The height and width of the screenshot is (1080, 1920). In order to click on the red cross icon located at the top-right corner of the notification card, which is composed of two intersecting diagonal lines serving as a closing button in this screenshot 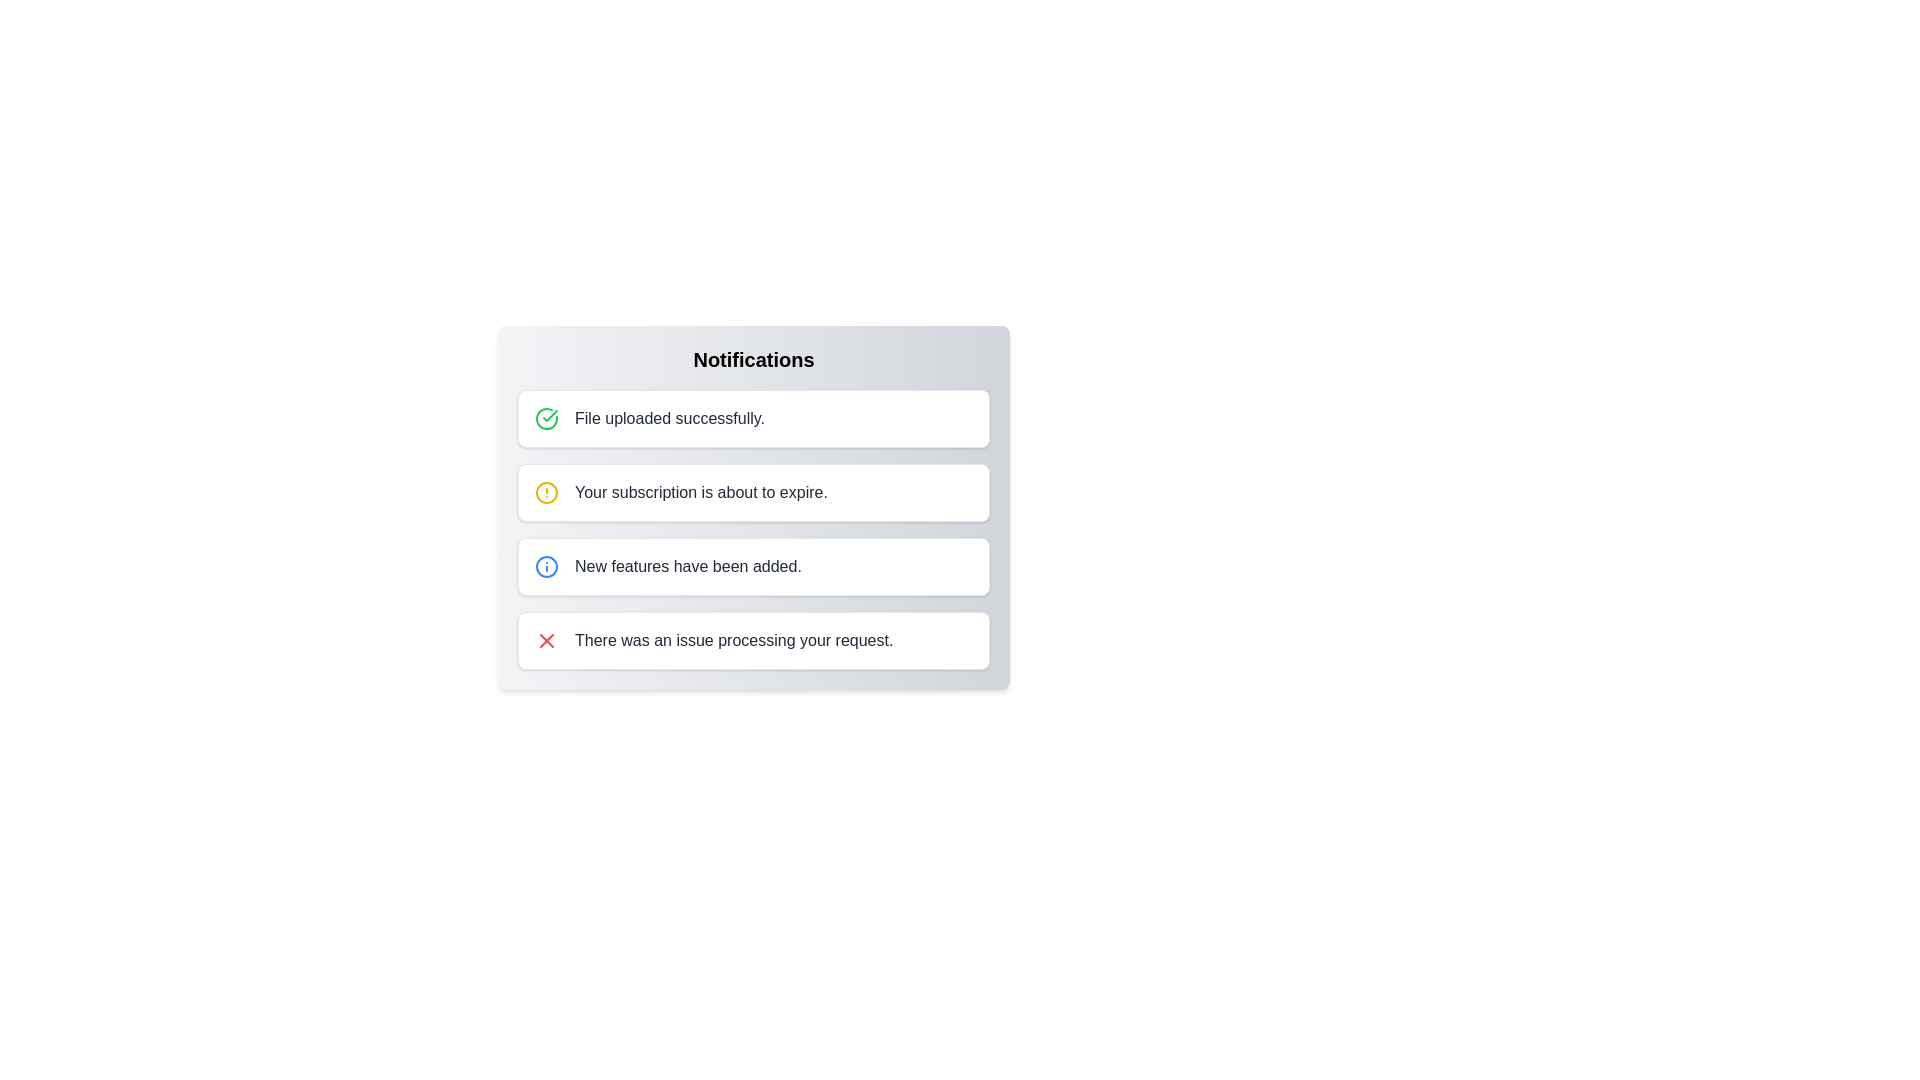, I will do `click(547, 640)`.